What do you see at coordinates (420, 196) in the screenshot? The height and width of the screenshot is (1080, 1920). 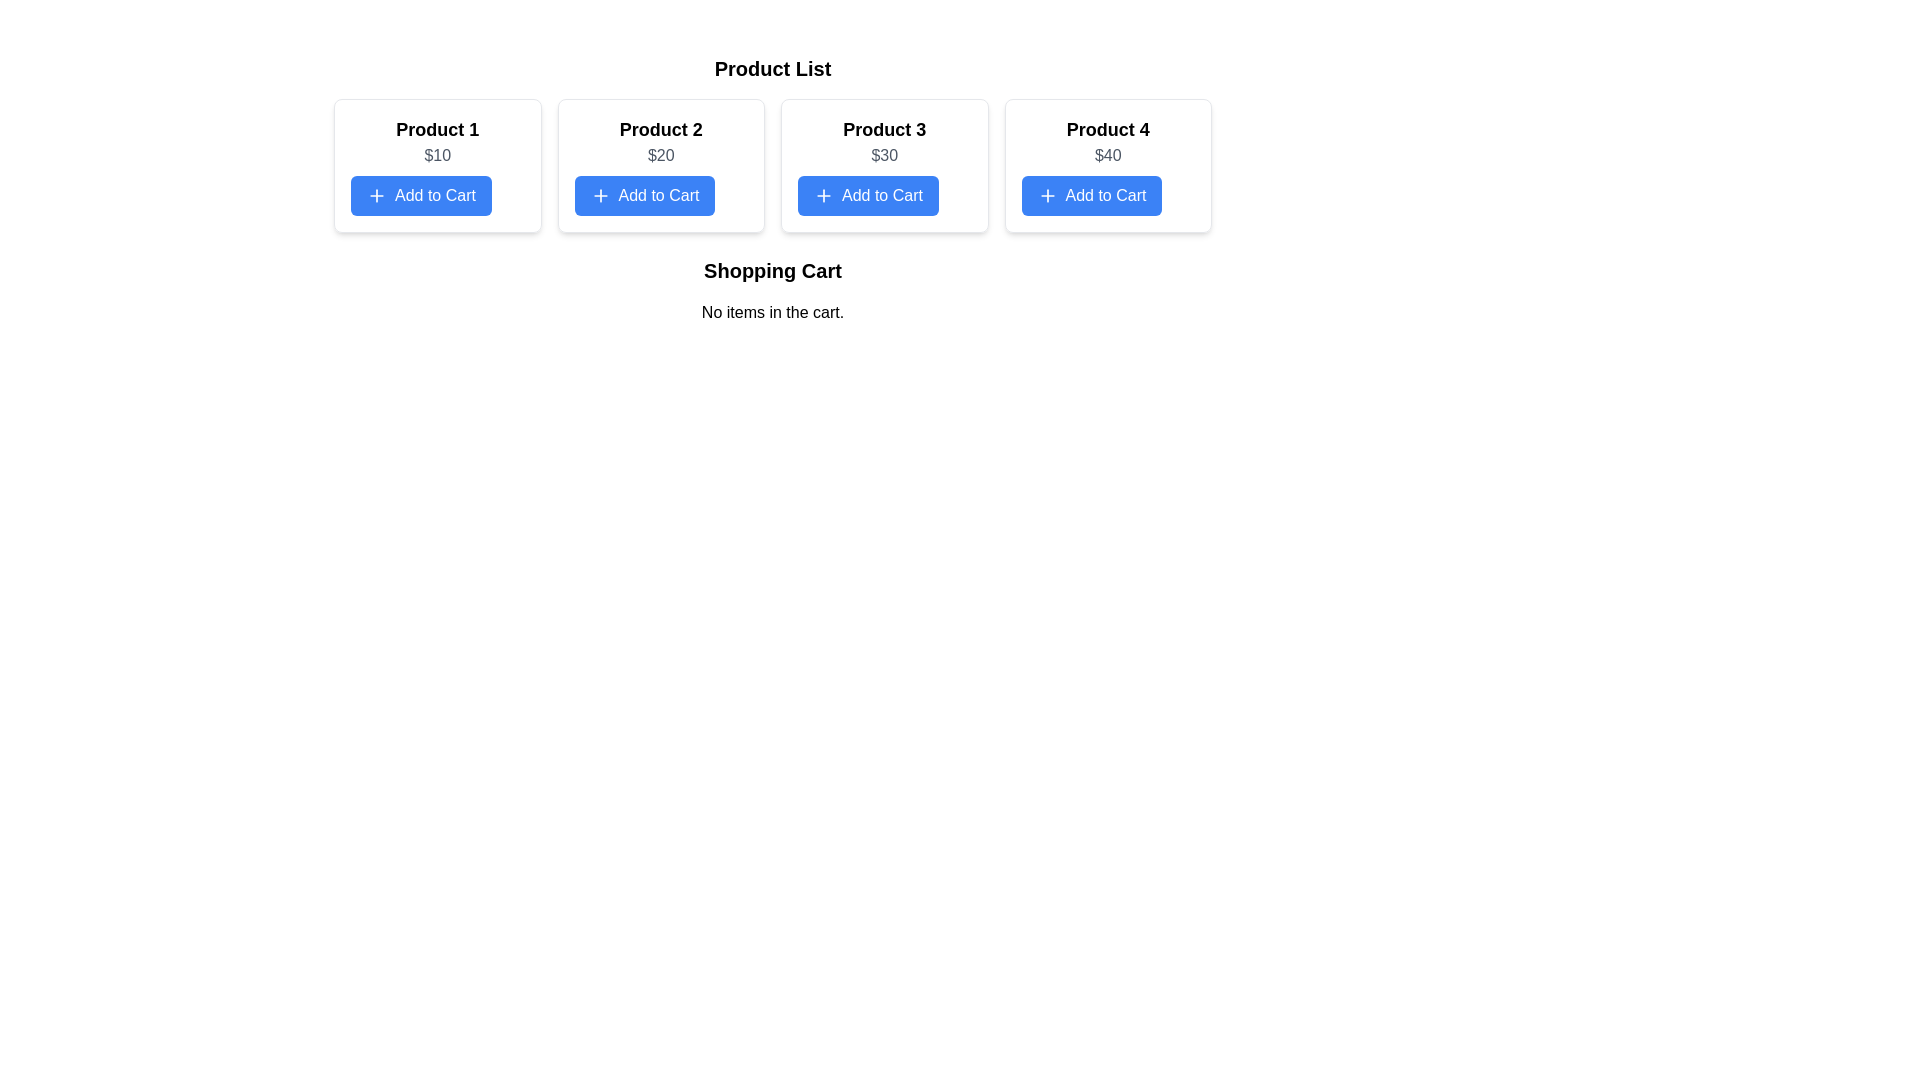 I see `'Add to Cart' button with a blue background and white text for debugging purposes` at bounding box center [420, 196].